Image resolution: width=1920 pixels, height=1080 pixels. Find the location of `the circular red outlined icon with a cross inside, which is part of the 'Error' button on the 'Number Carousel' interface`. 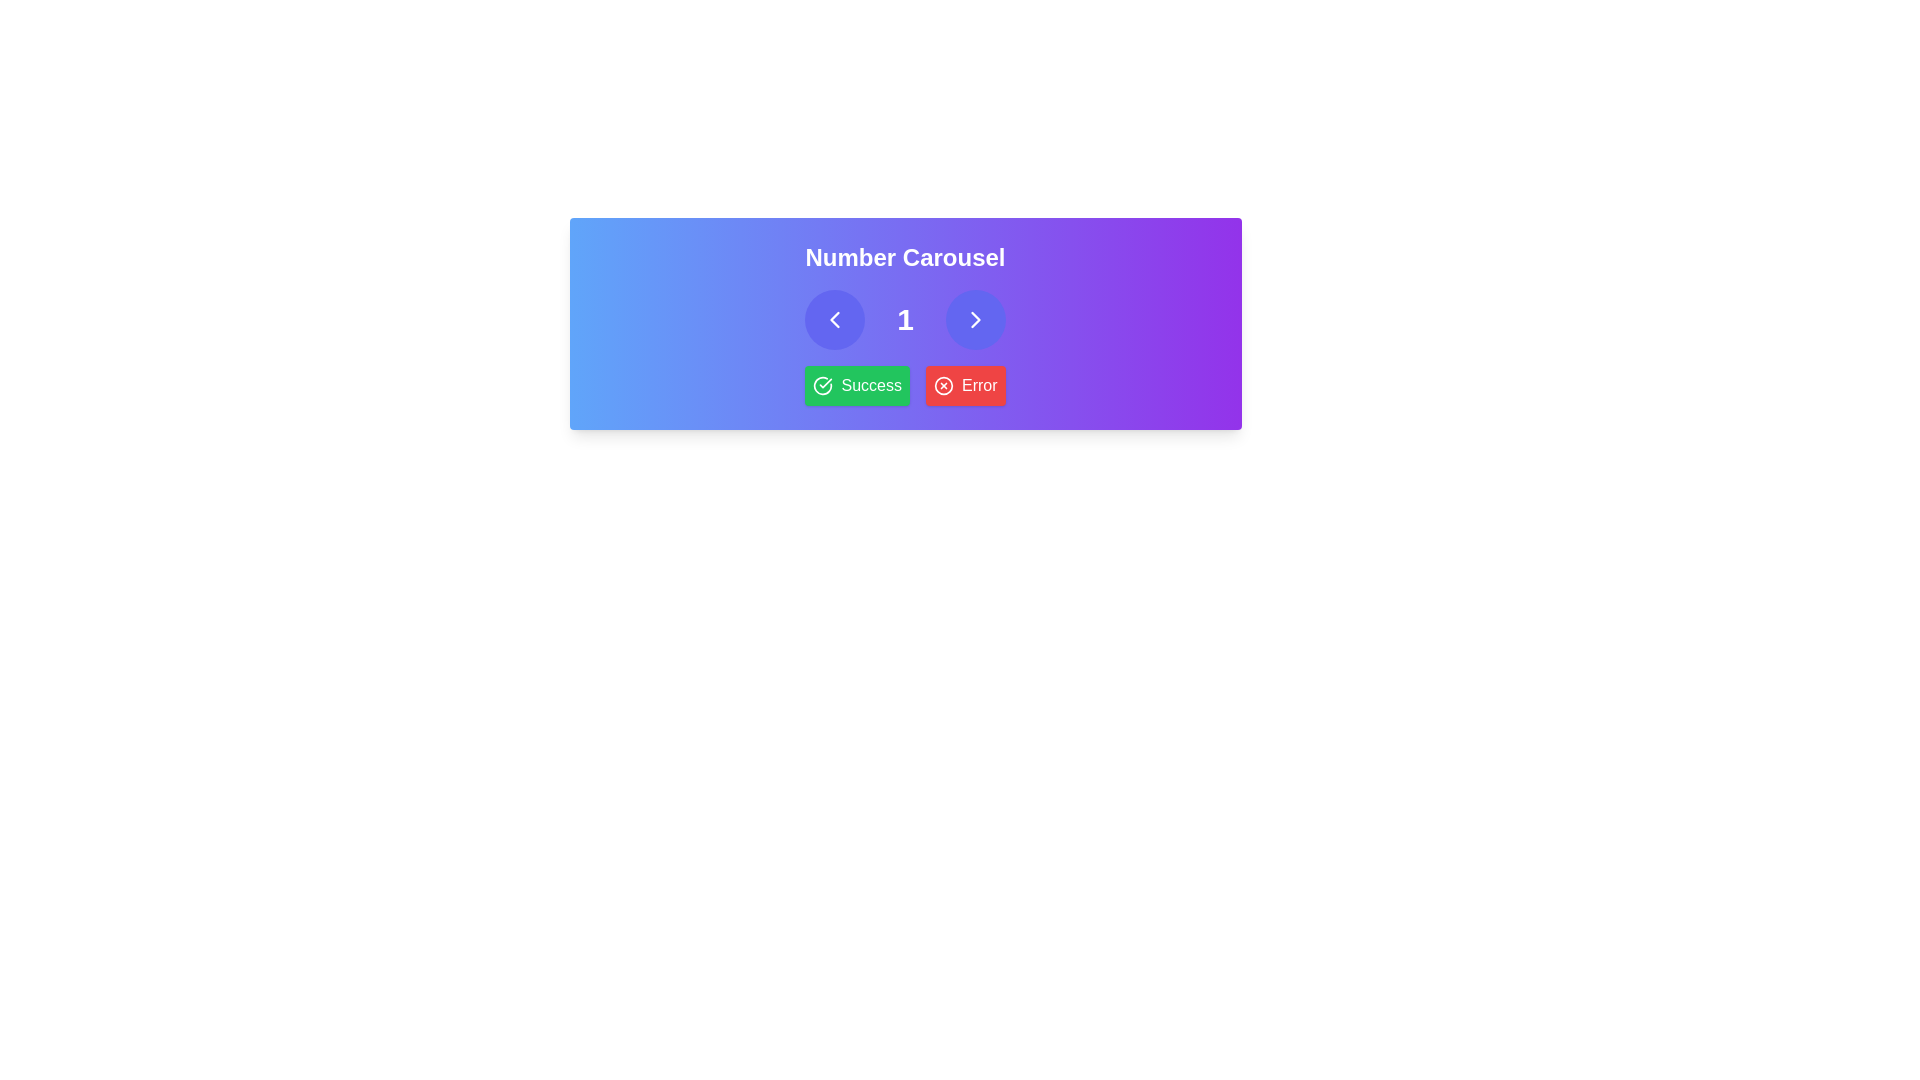

the circular red outlined icon with a cross inside, which is part of the 'Error' button on the 'Number Carousel' interface is located at coordinates (942, 385).